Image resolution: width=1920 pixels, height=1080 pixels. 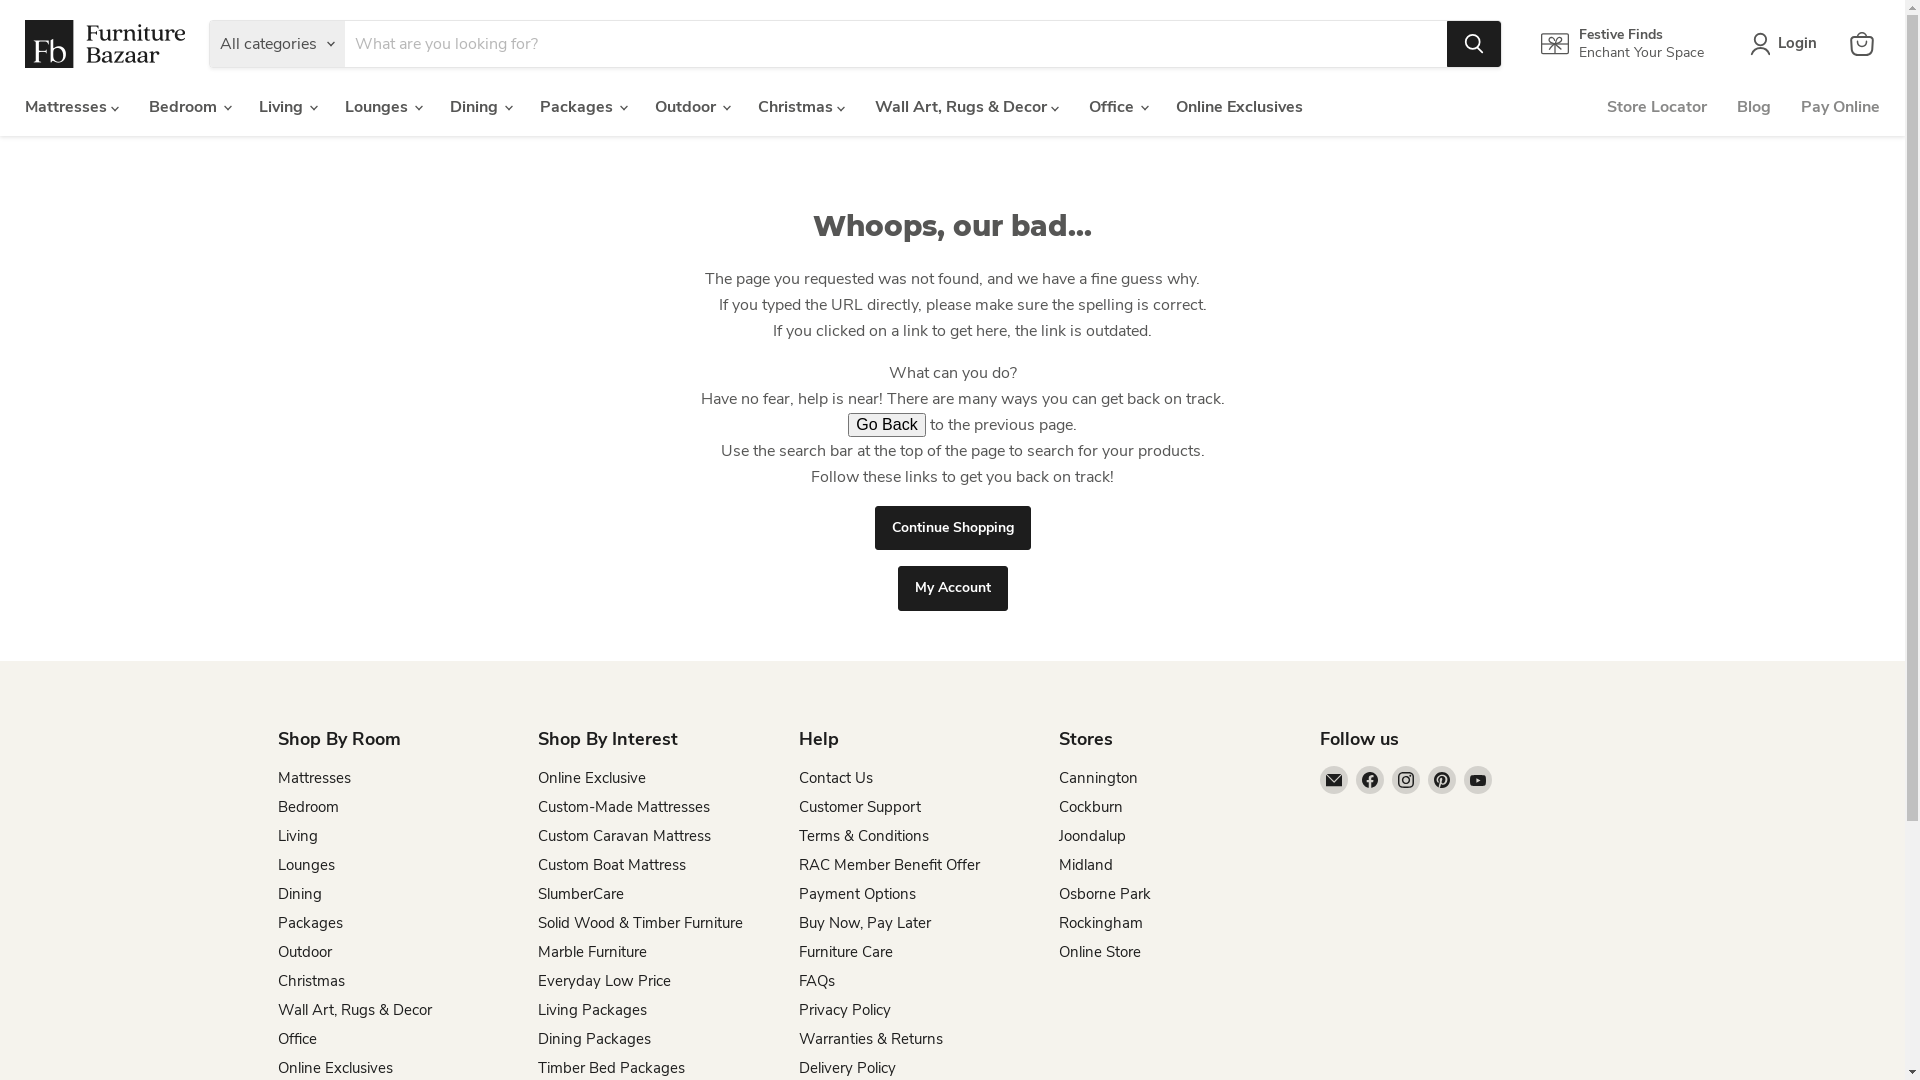 What do you see at coordinates (844, 951) in the screenshot?
I see `'Furniture Care'` at bounding box center [844, 951].